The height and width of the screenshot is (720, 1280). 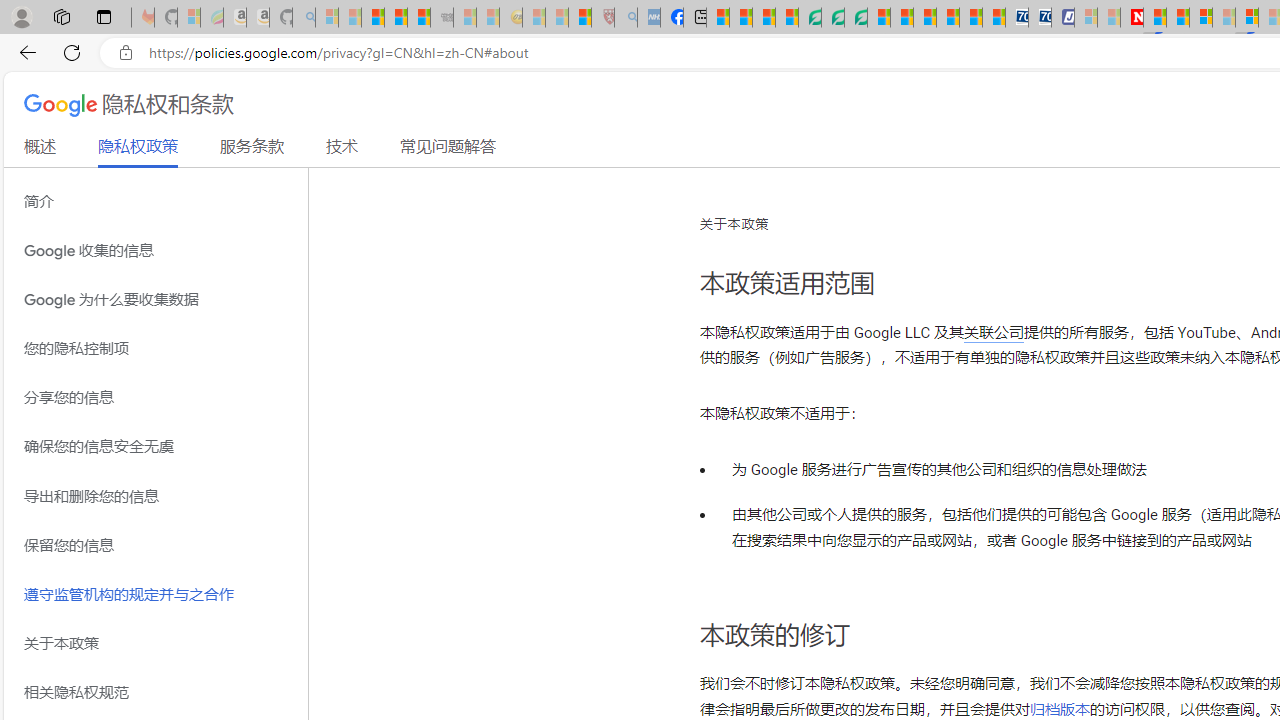 I want to click on 'Terms of Use Agreement', so click(x=832, y=17).